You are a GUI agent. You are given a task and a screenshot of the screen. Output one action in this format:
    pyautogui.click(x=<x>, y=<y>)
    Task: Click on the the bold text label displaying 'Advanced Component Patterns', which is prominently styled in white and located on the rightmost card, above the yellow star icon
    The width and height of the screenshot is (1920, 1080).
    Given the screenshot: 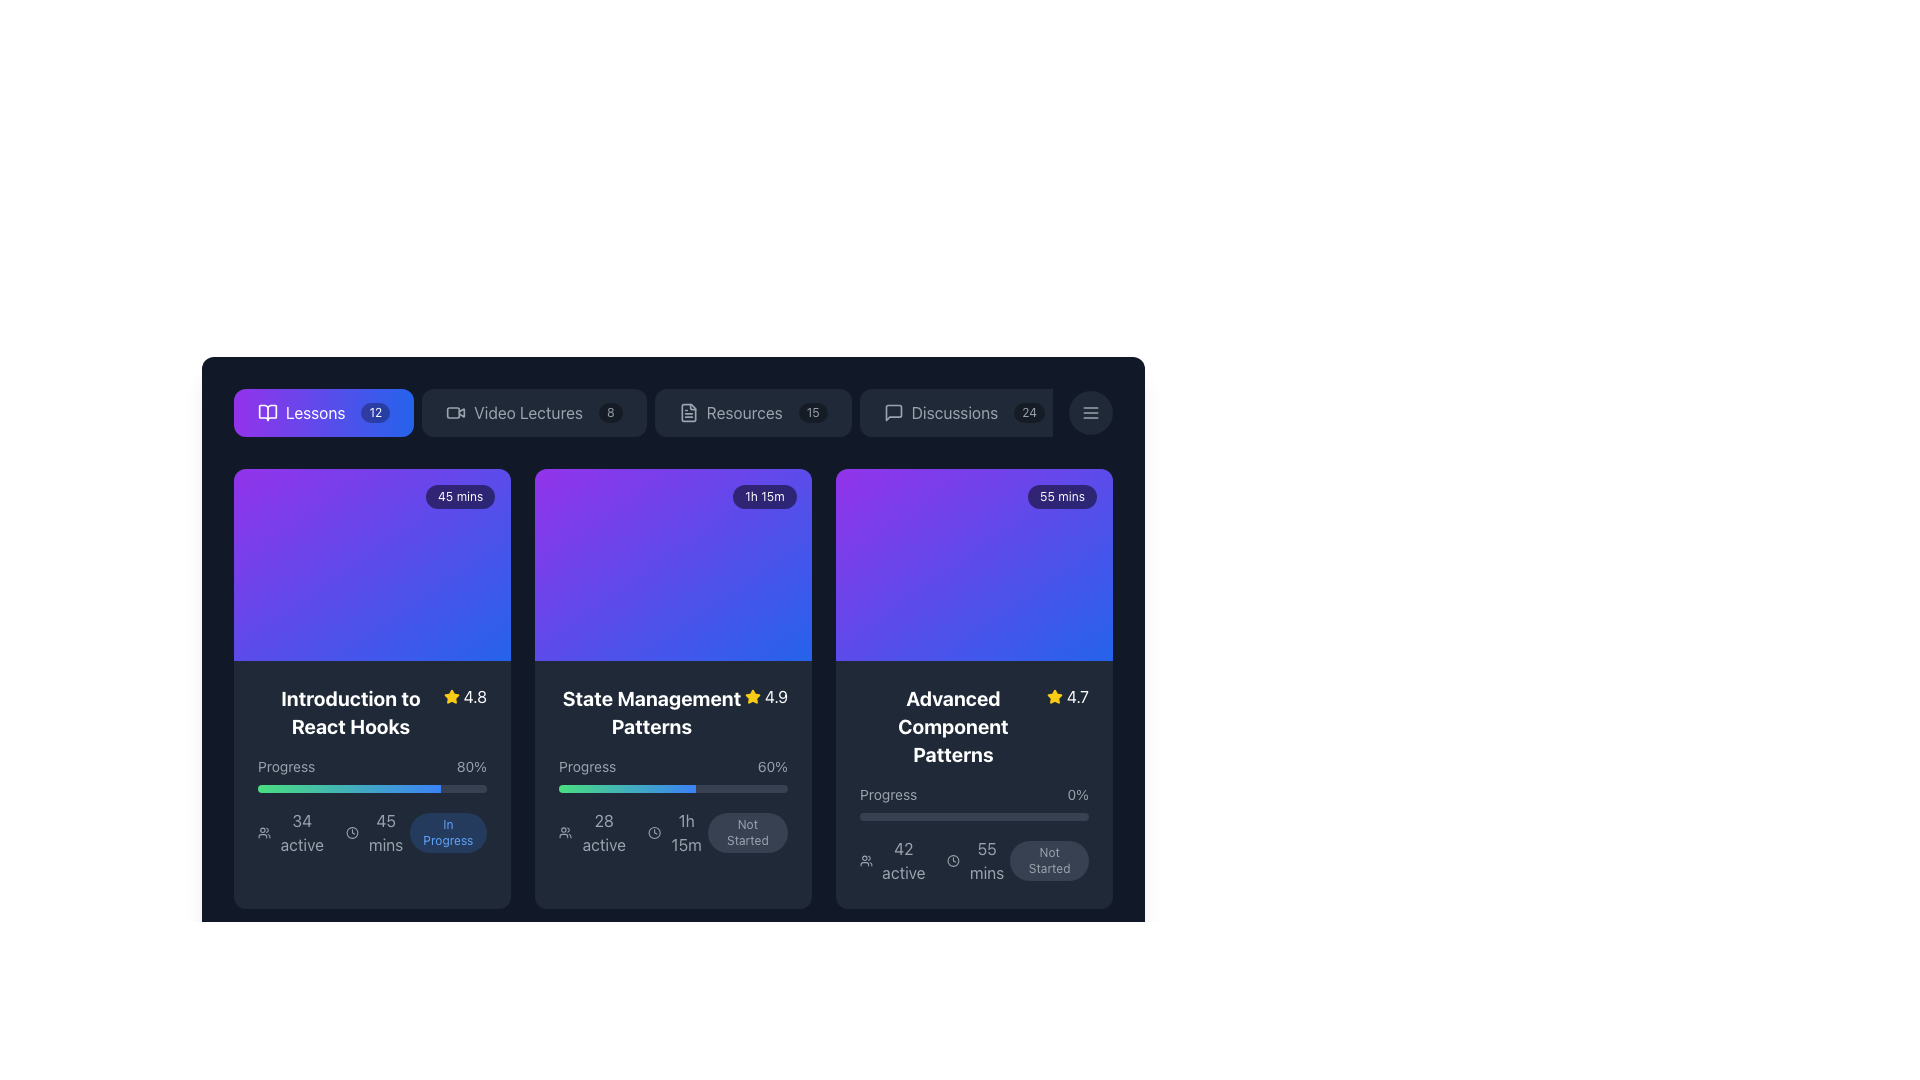 What is the action you would take?
    pyautogui.click(x=952, y=726)
    